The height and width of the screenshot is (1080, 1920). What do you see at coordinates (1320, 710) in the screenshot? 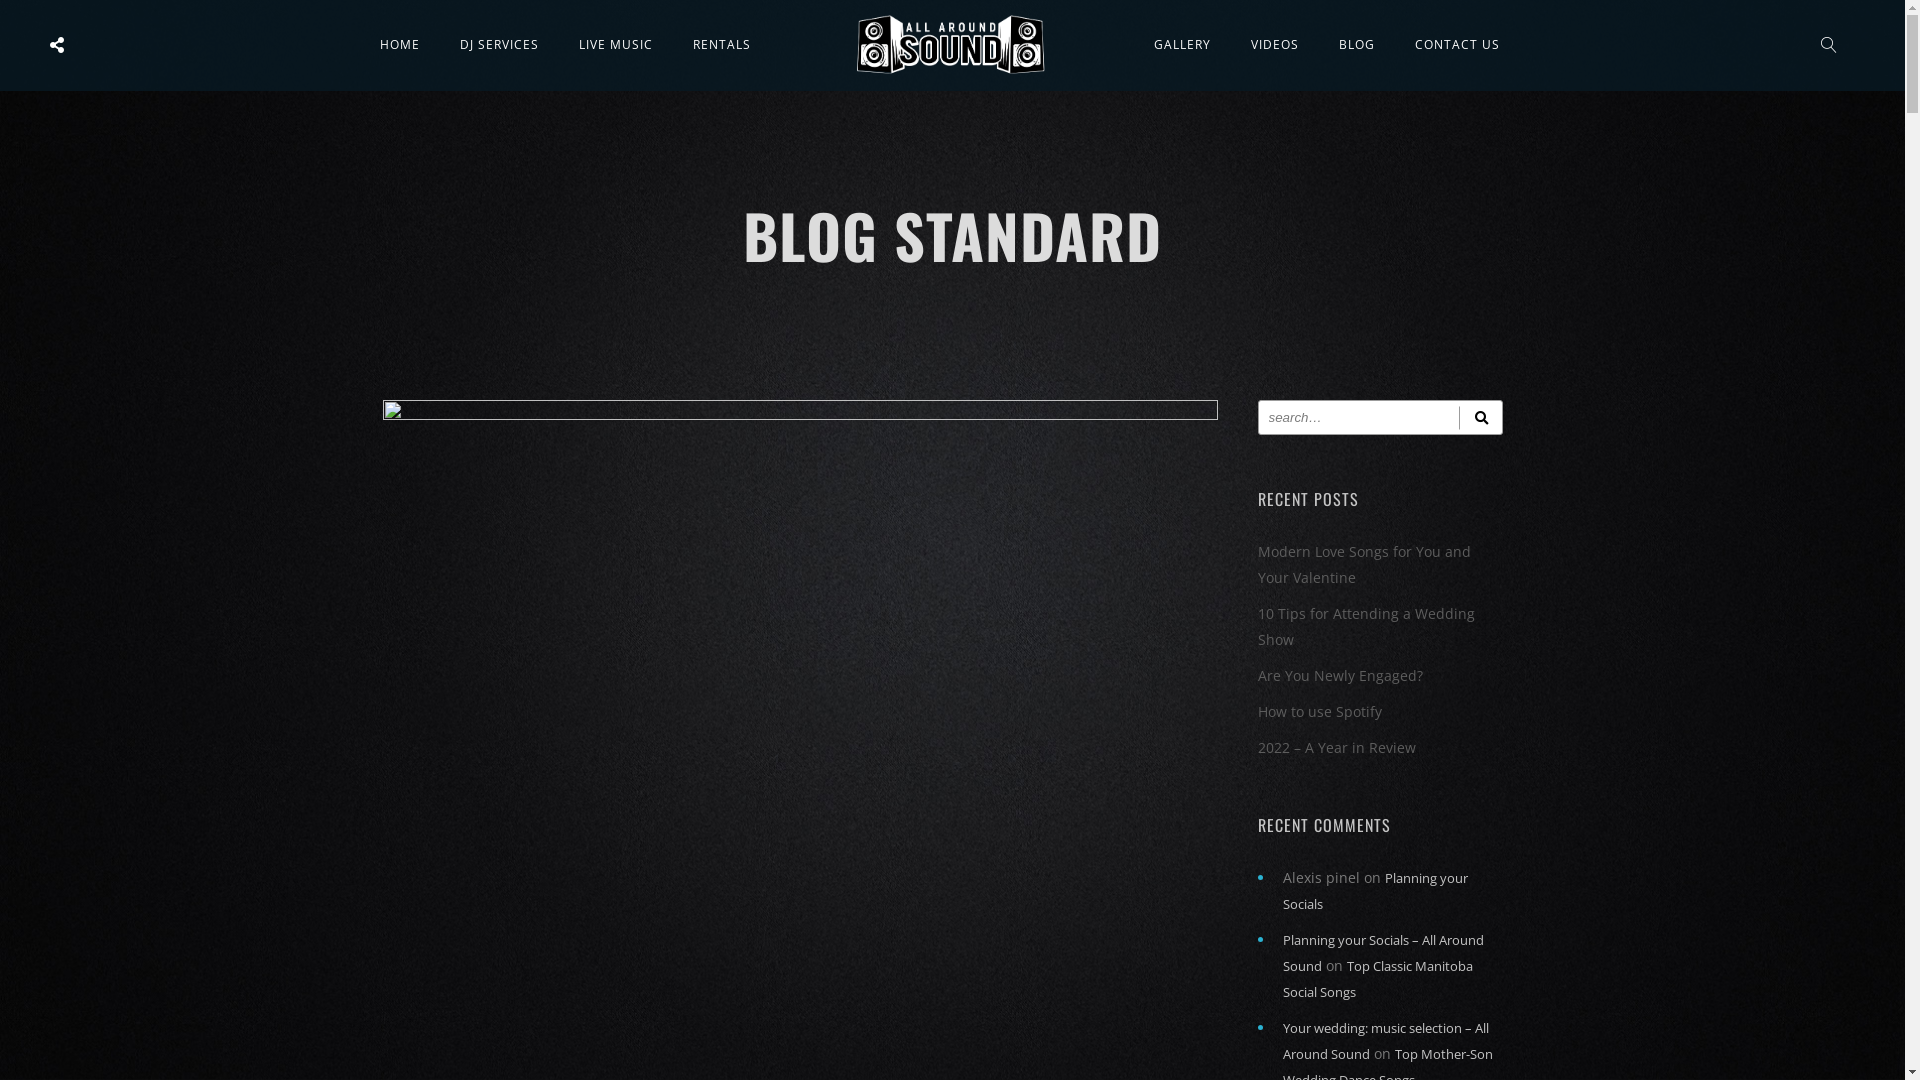
I see `'How to use Spotify'` at bounding box center [1320, 710].